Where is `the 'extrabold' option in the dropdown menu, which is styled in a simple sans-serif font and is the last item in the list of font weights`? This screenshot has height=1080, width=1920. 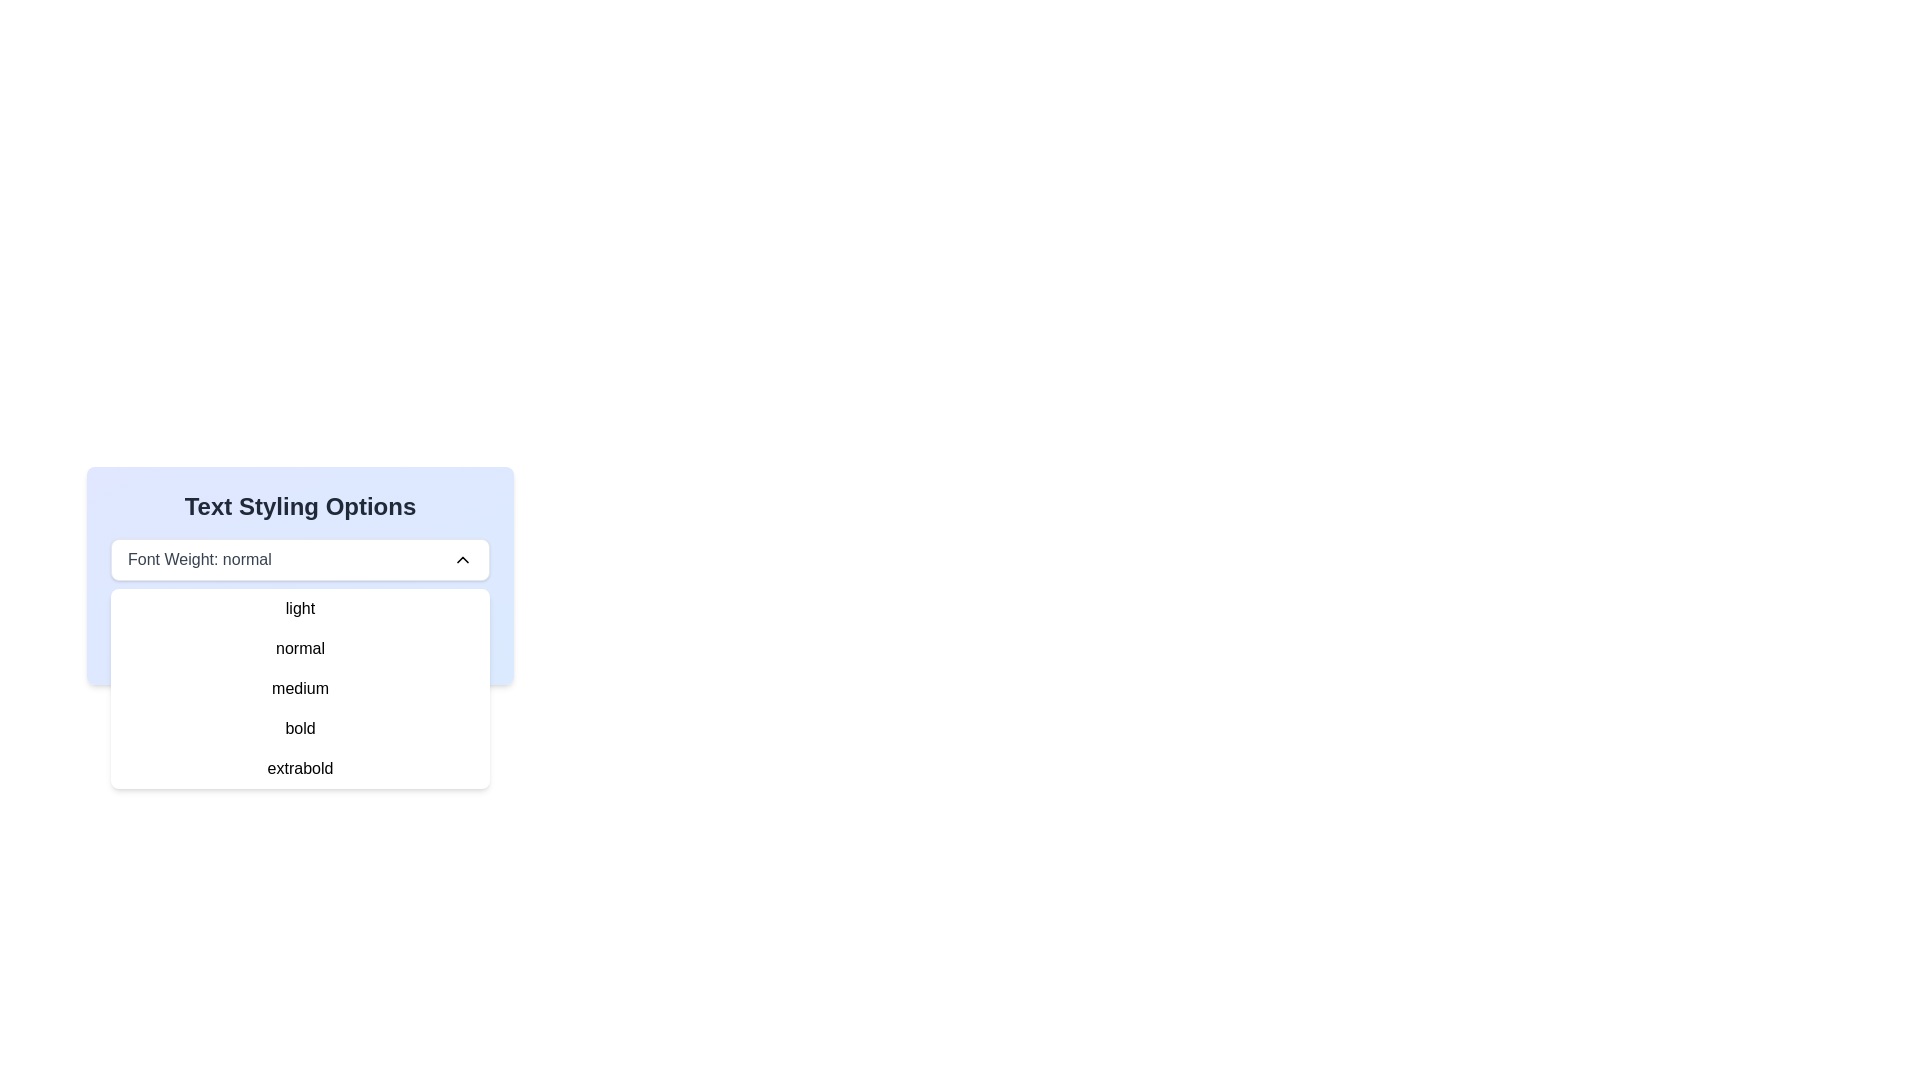
the 'extrabold' option in the dropdown menu, which is styled in a simple sans-serif font and is the last item in the list of font weights is located at coordinates (299, 767).